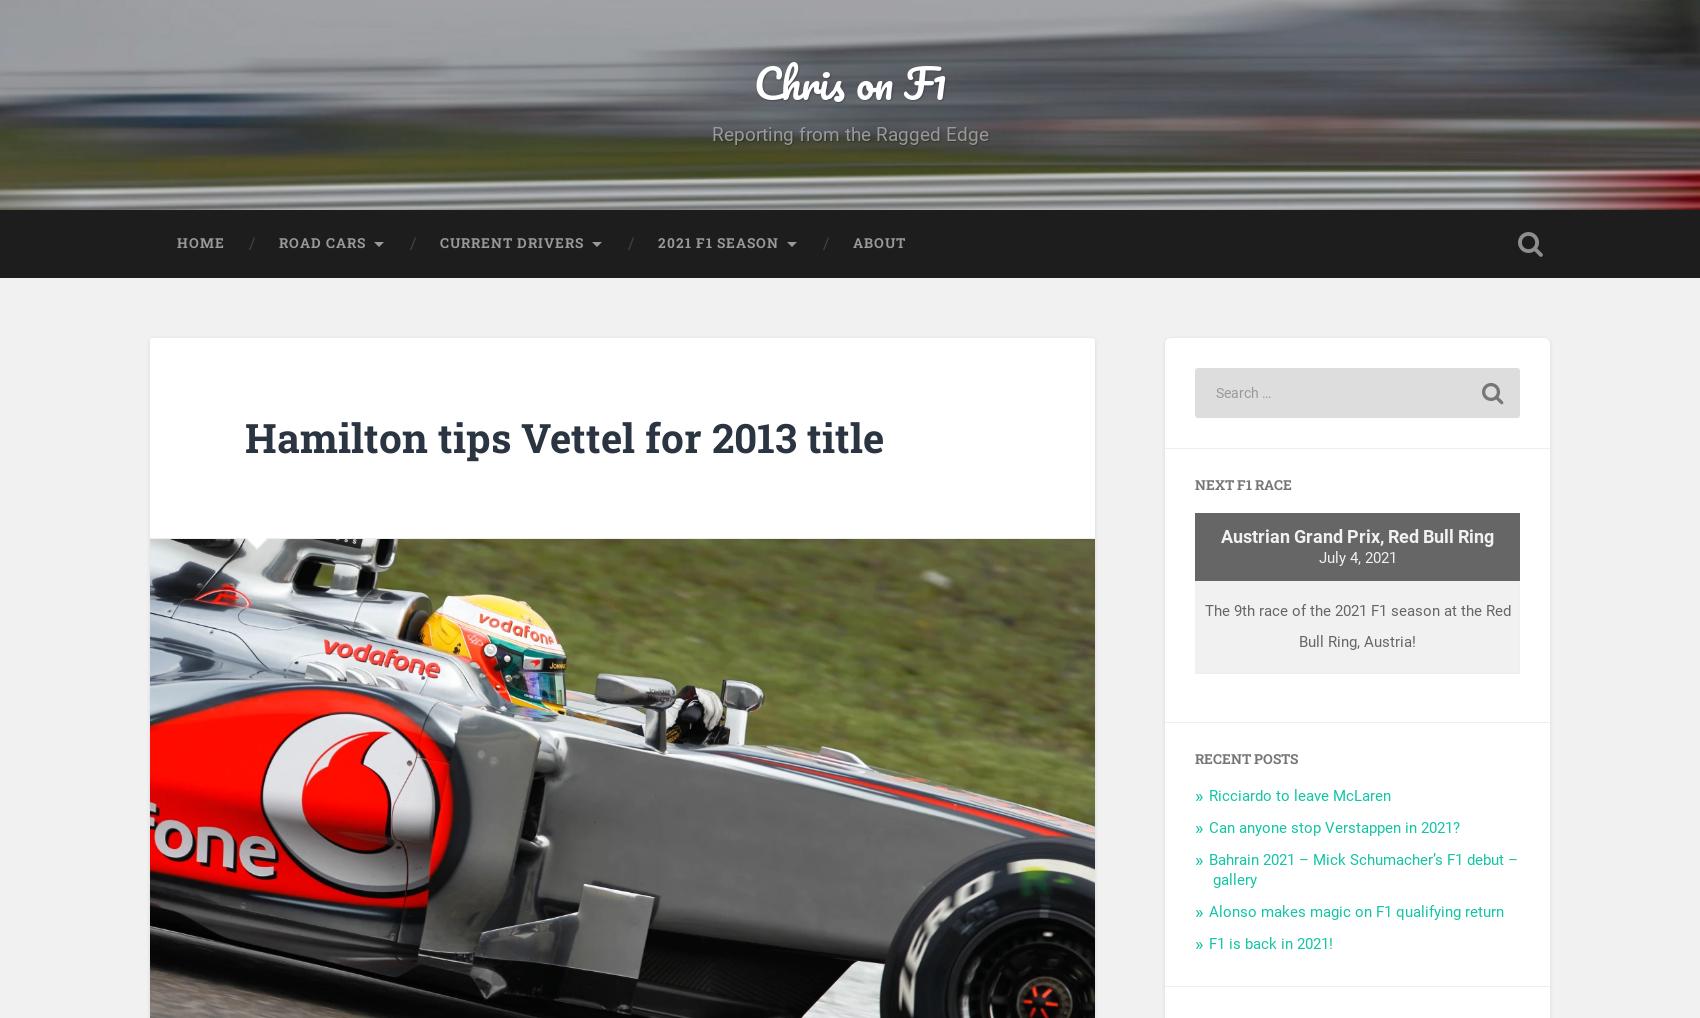 This screenshot has height=1018, width=1700. What do you see at coordinates (1269, 955) in the screenshot?
I see `'F1 is back in 2021!'` at bounding box center [1269, 955].